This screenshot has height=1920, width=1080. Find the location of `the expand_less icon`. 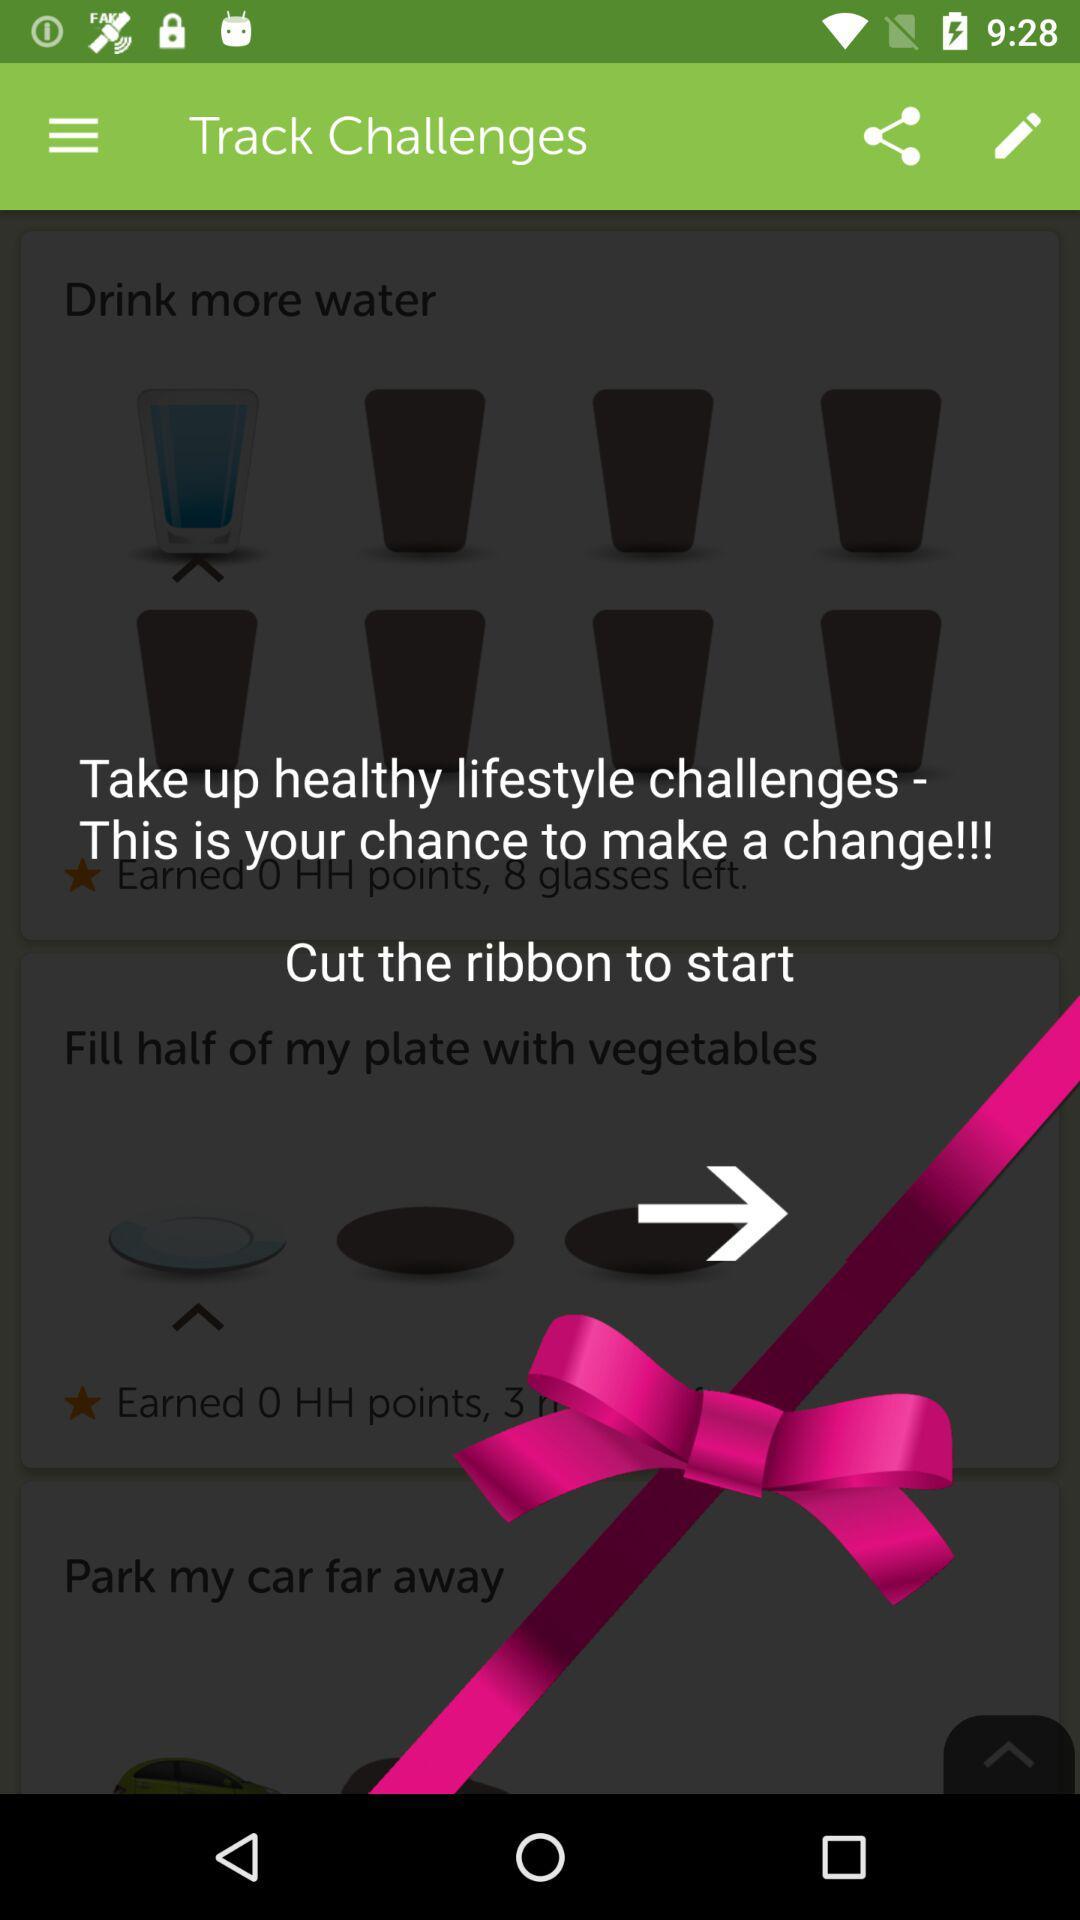

the expand_less icon is located at coordinates (1009, 1753).